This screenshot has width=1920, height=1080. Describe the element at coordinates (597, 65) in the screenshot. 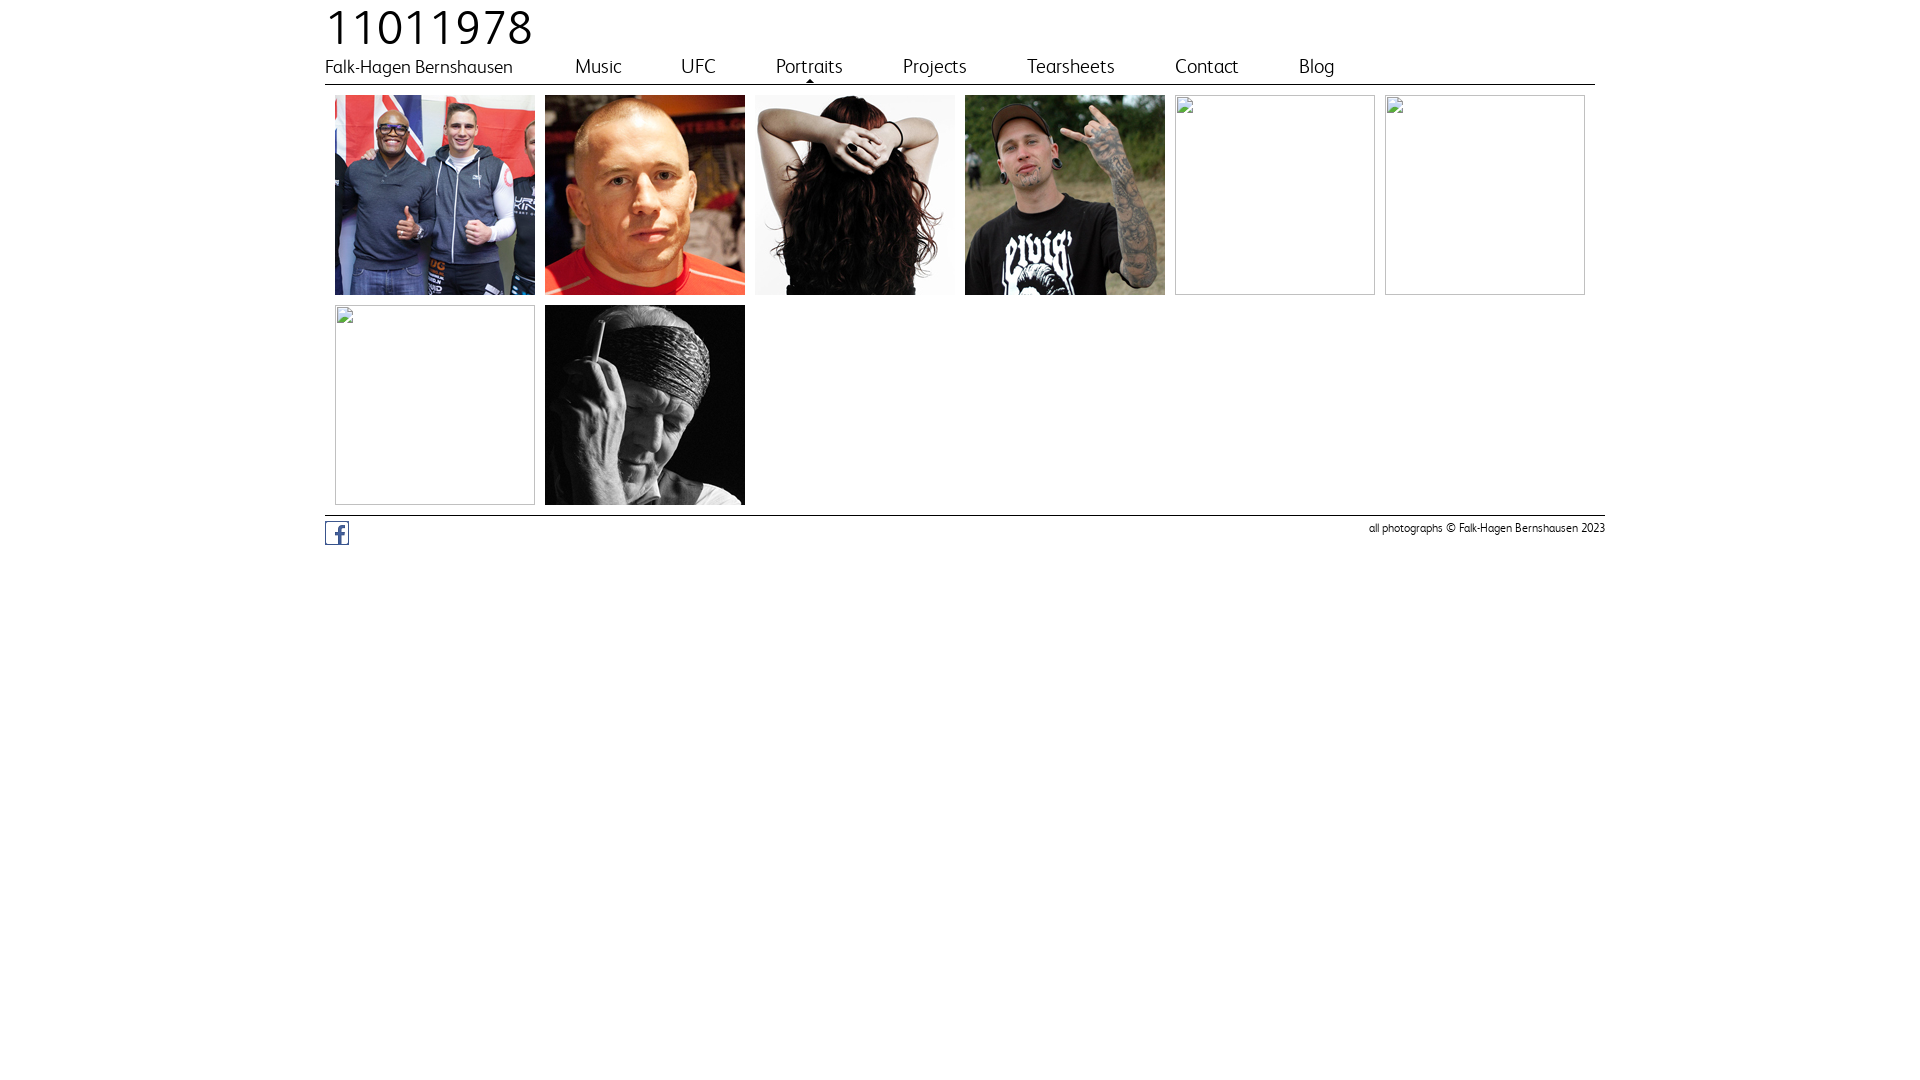

I see `'Music'` at that location.